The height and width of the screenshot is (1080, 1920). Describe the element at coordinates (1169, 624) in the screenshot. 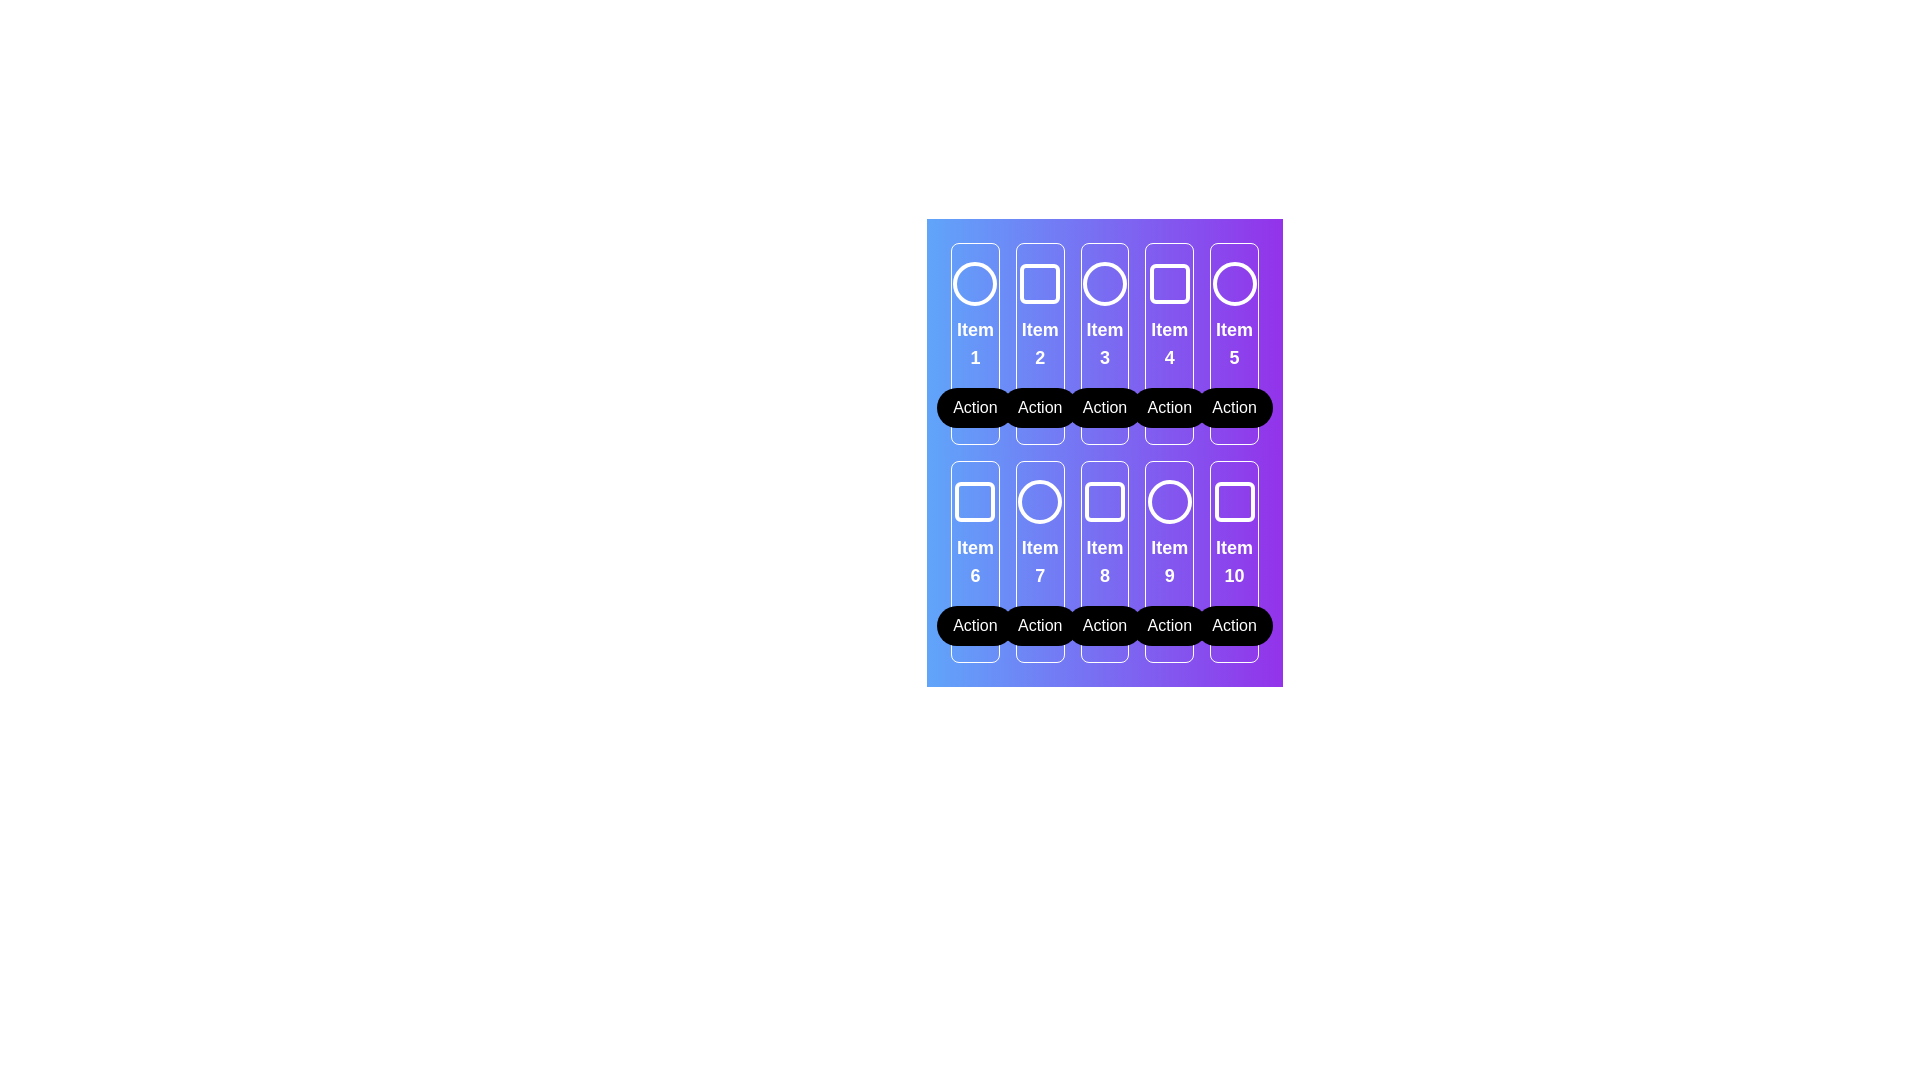

I see `the button labeled 'Action' which is the fourth button in a row at the bottom of the grid layout` at that location.